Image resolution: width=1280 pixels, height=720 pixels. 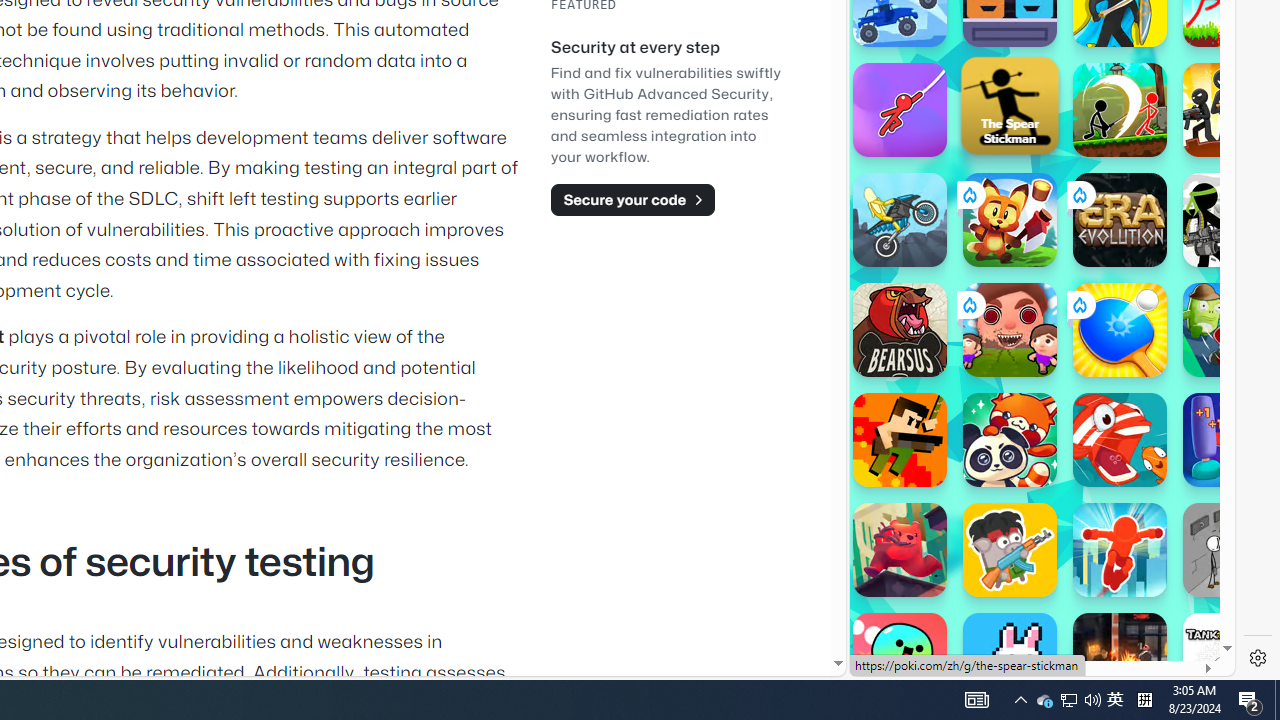 I want to click on 'Parkour Race', so click(x=1120, y=550).